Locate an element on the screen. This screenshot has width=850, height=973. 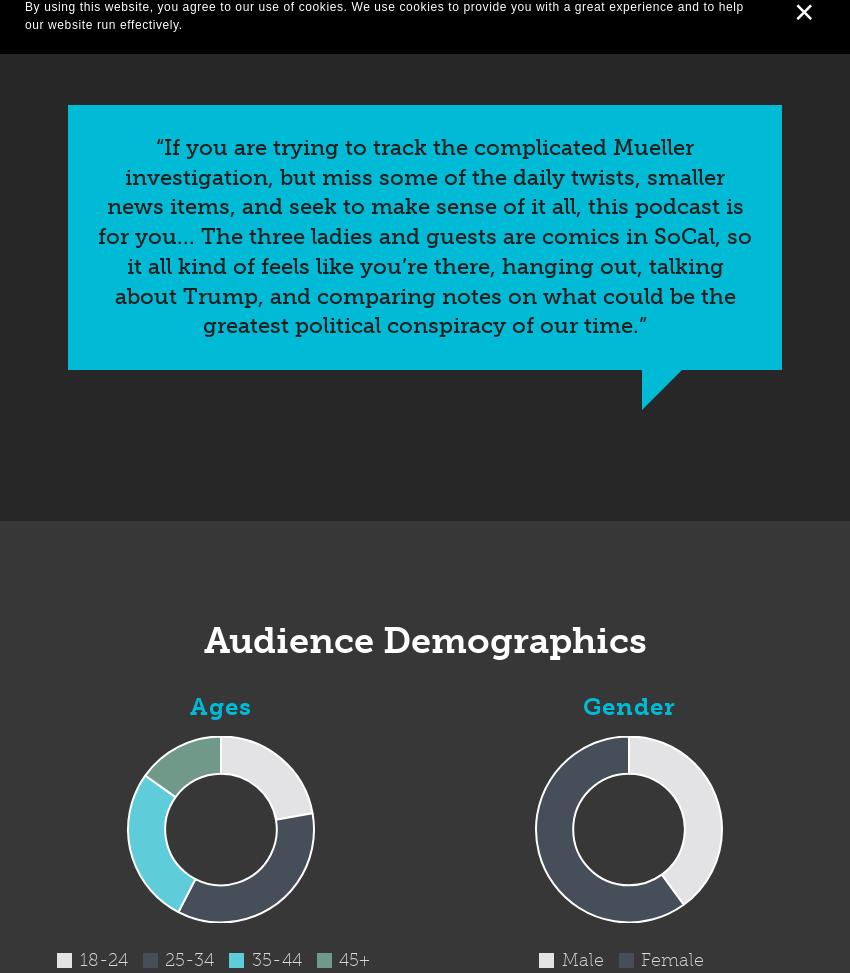
'18-24' is located at coordinates (78, 958).